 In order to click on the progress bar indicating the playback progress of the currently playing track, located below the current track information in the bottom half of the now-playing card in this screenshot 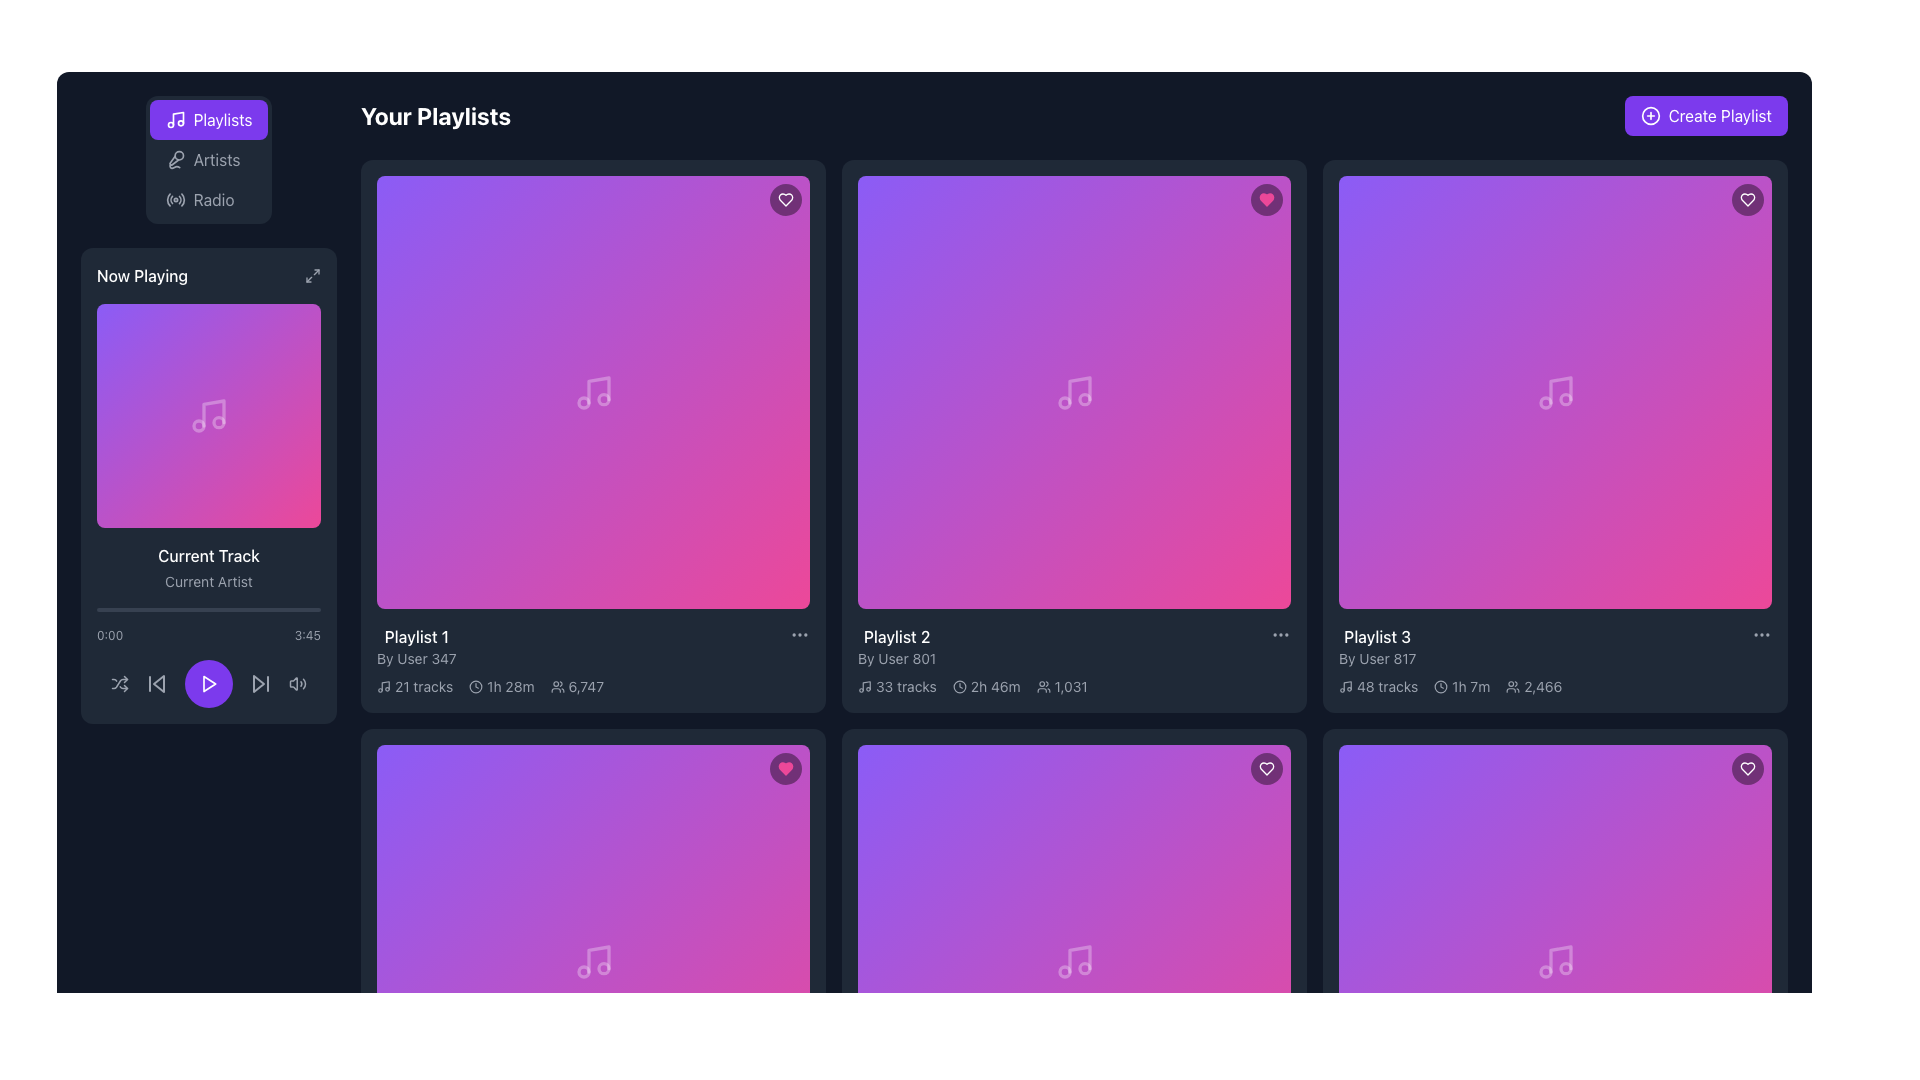, I will do `click(209, 608)`.